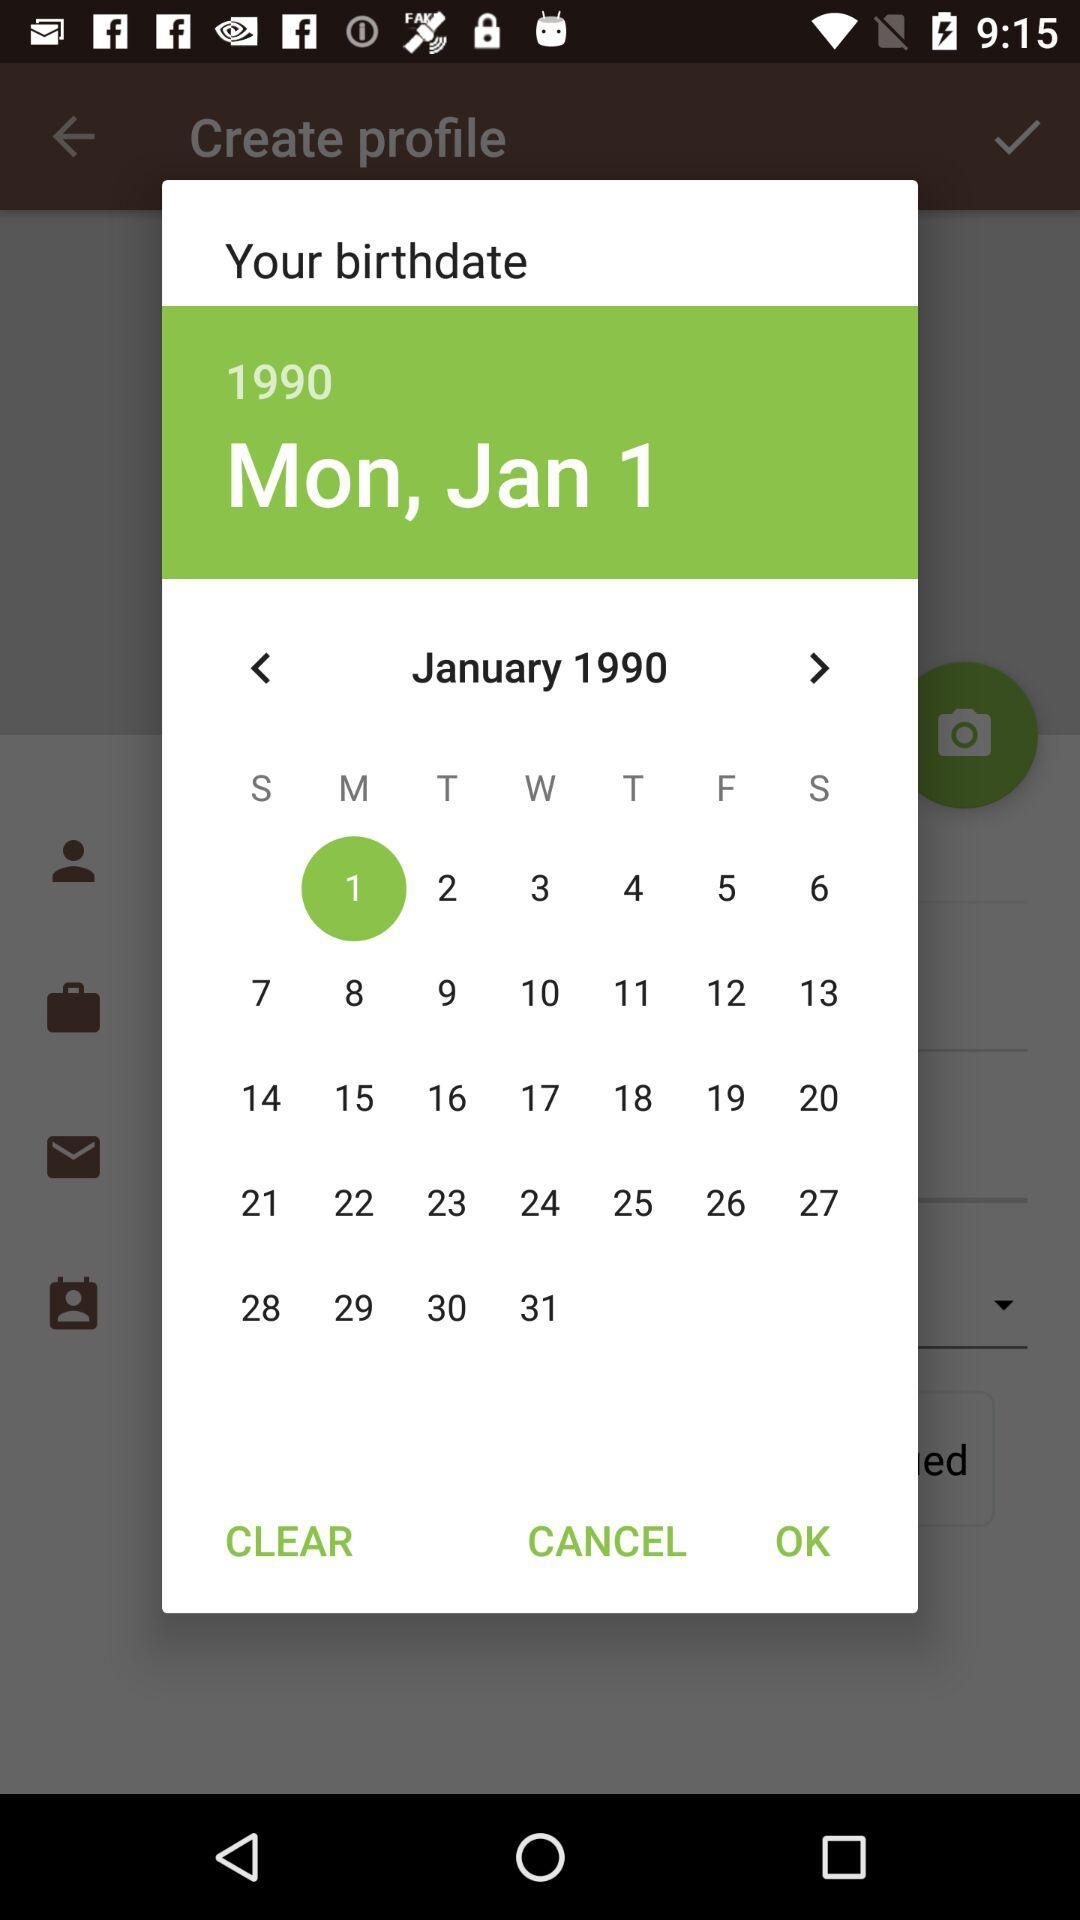  What do you see at coordinates (444, 471) in the screenshot?
I see `the item below 1990 item` at bounding box center [444, 471].